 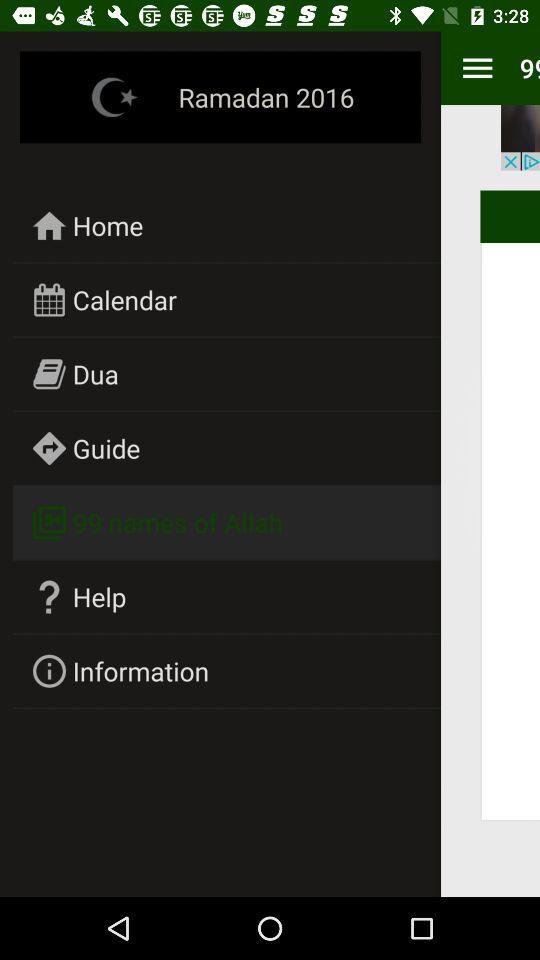 What do you see at coordinates (476, 68) in the screenshot?
I see `the item to the right of ramadan 2016` at bounding box center [476, 68].